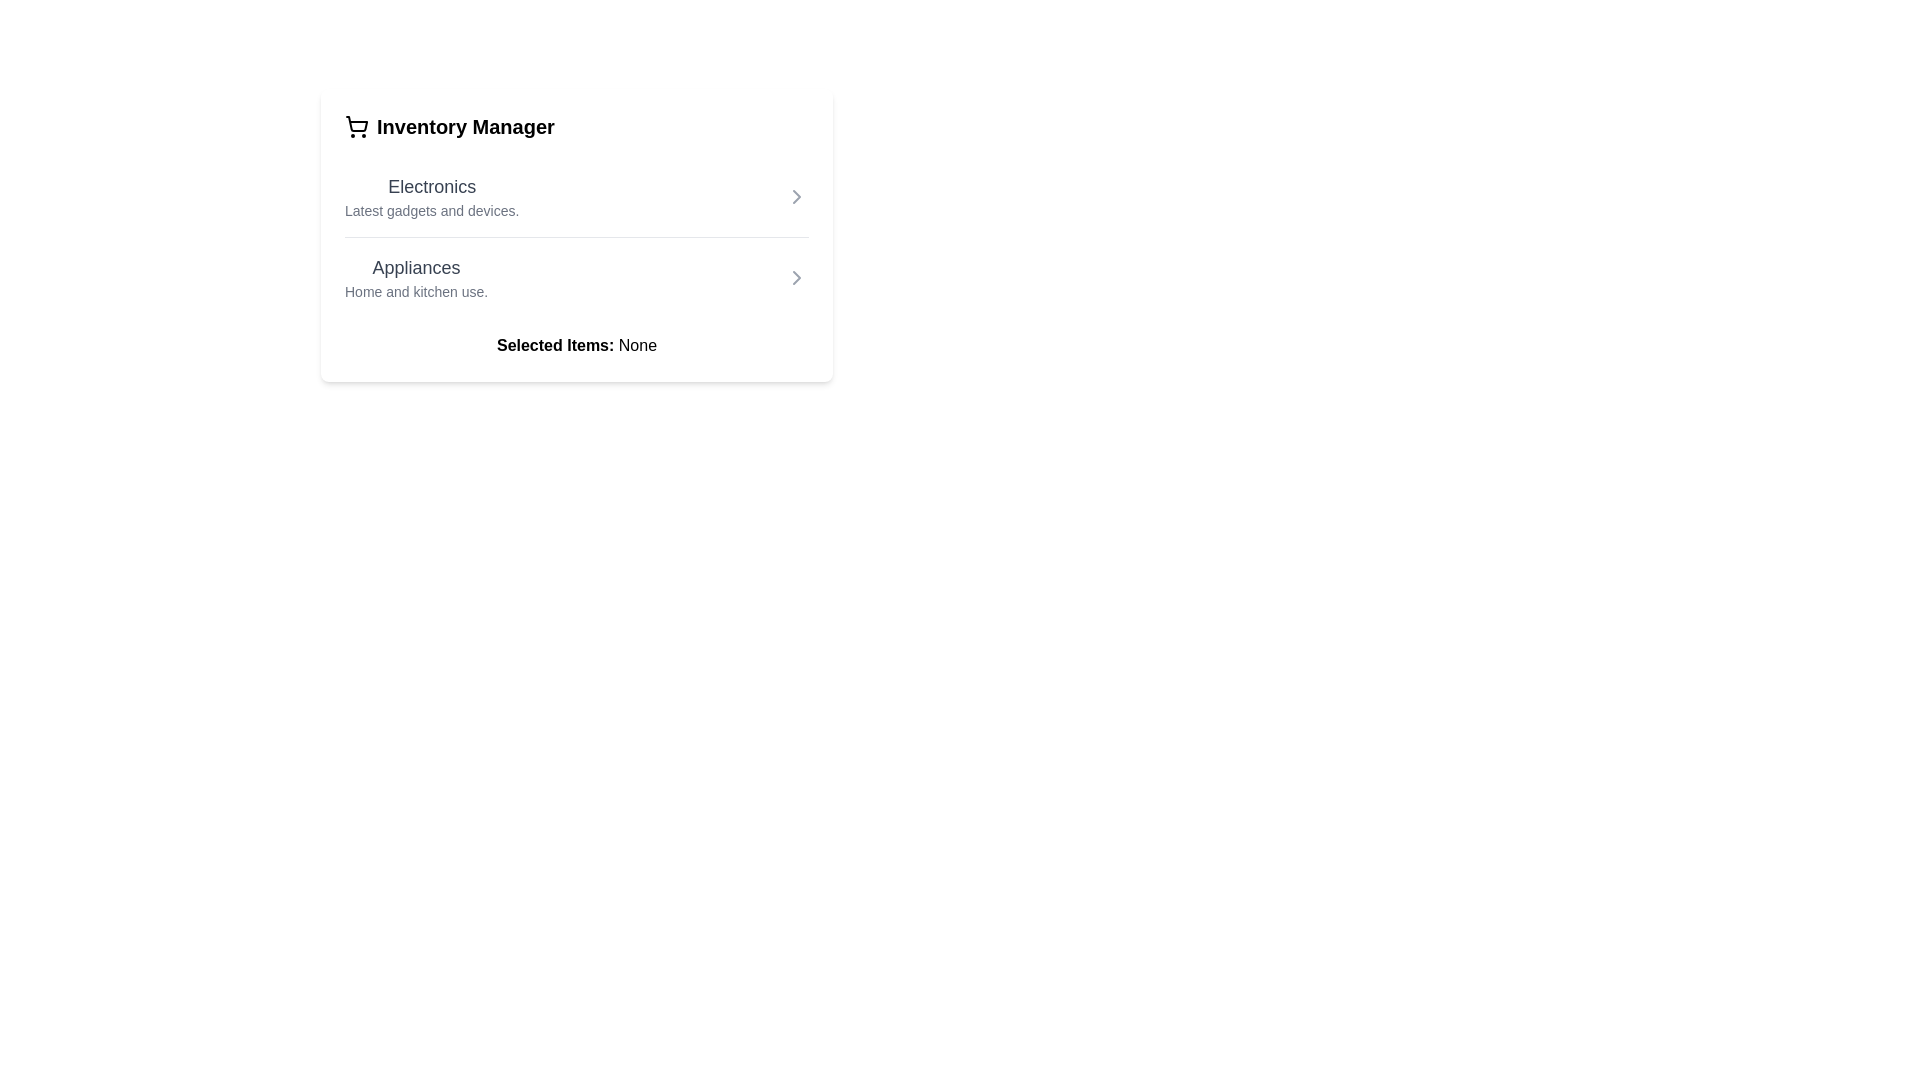 Image resolution: width=1920 pixels, height=1080 pixels. Describe the element at coordinates (415, 292) in the screenshot. I see `the descriptive text element located below the 'Appliances' header, which provides additional context for the Appliances section` at that location.